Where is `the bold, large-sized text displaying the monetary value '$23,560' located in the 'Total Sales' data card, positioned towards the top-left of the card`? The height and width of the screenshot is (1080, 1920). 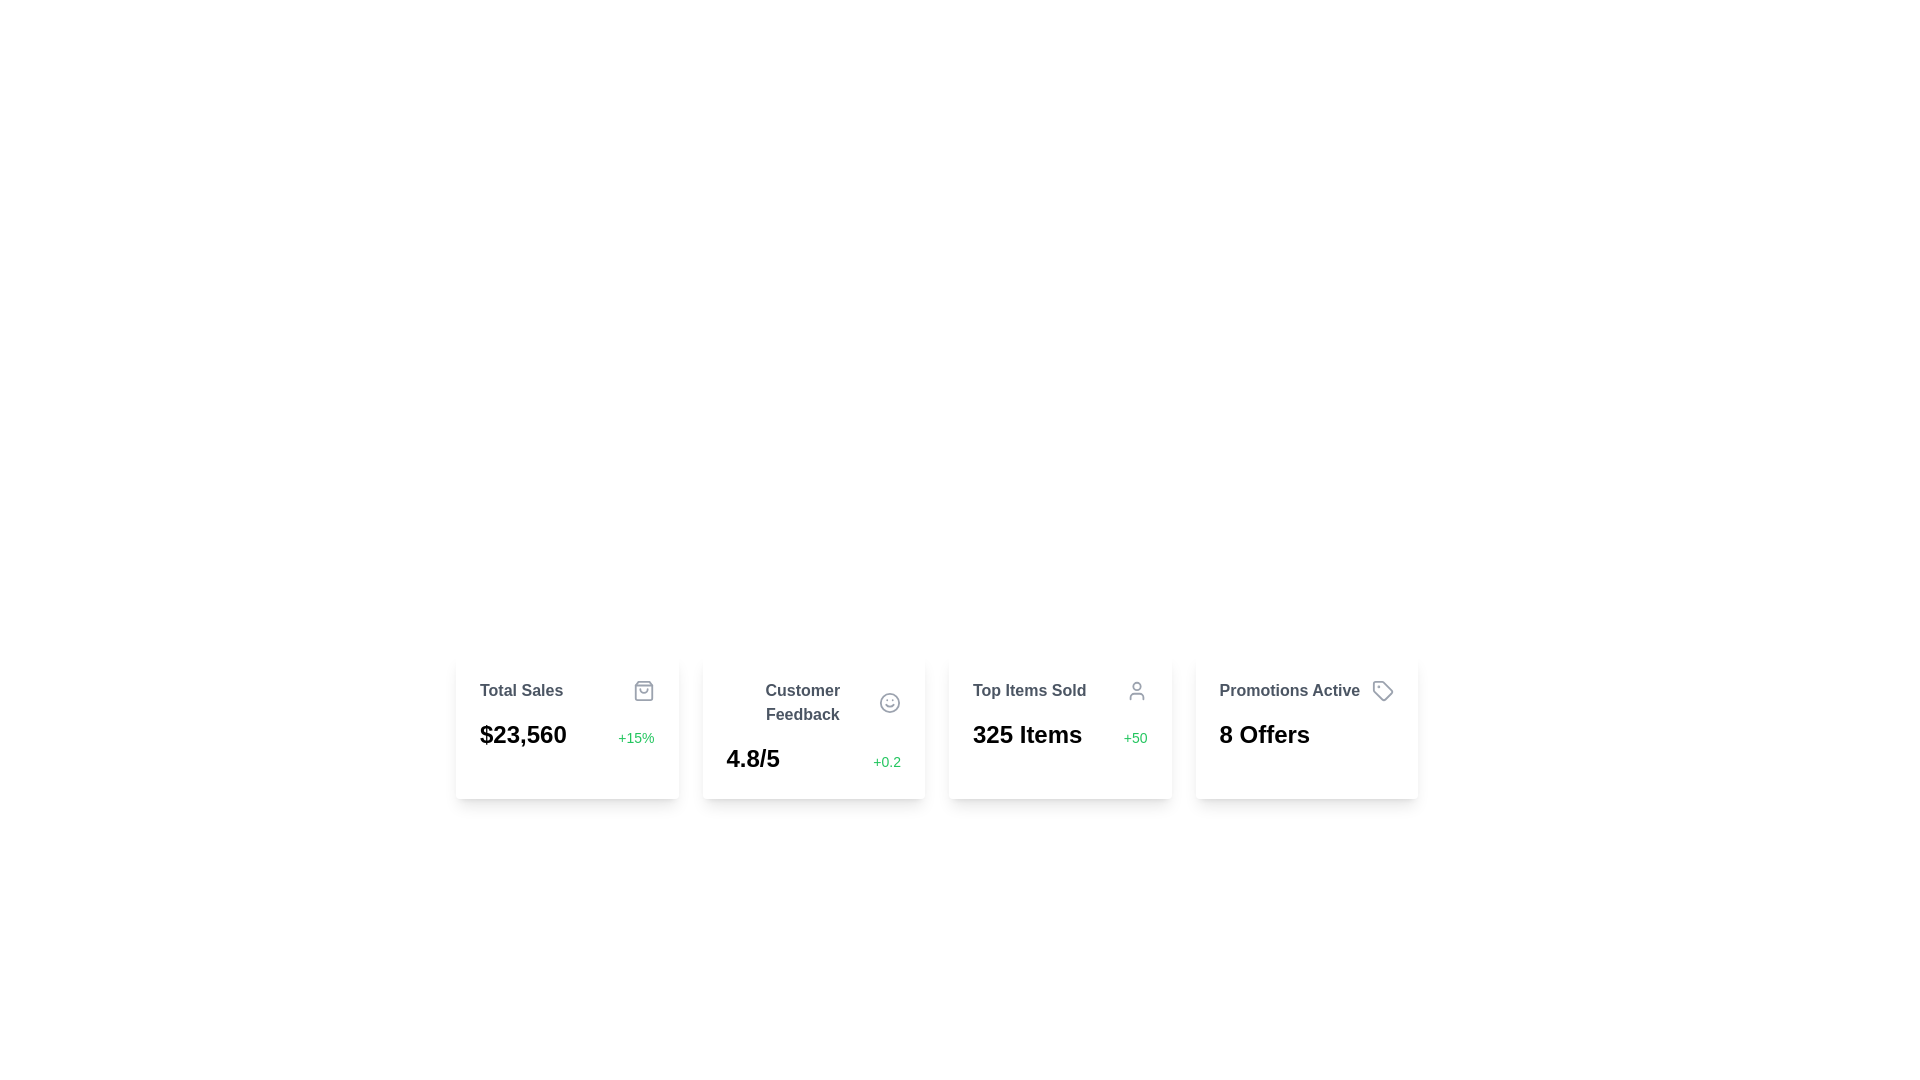
the bold, large-sized text displaying the monetary value '$23,560' located in the 'Total Sales' data card, positioned towards the top-left of the card is located at coordinates (523, 735).